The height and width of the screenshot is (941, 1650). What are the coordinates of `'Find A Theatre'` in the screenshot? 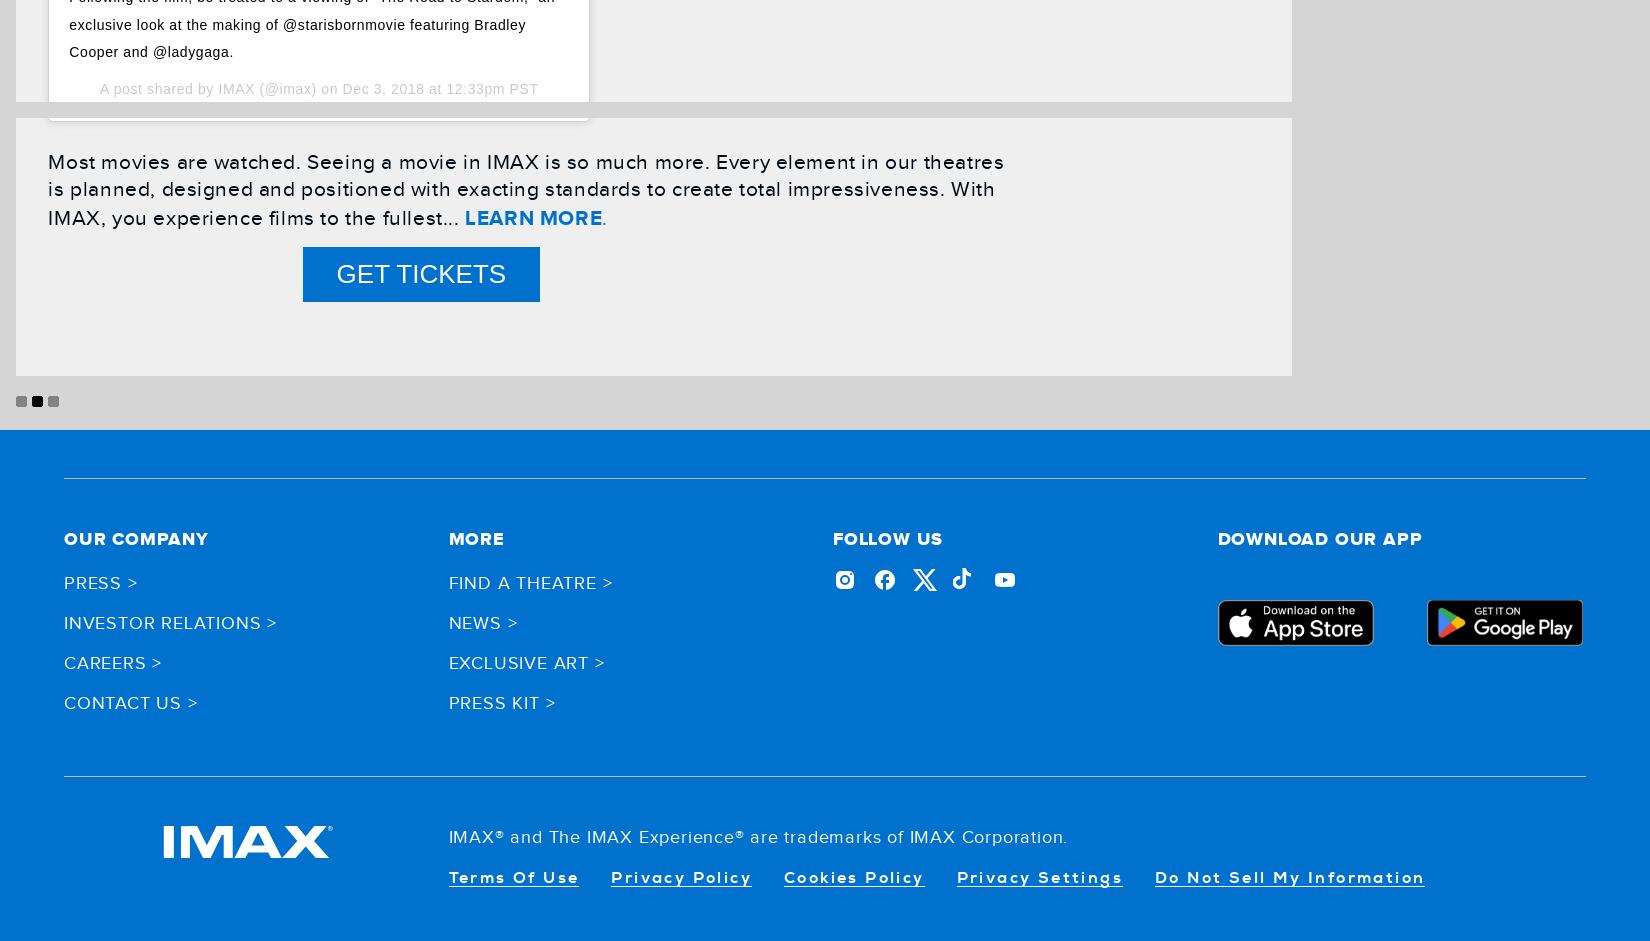 It's located at (521, 581).